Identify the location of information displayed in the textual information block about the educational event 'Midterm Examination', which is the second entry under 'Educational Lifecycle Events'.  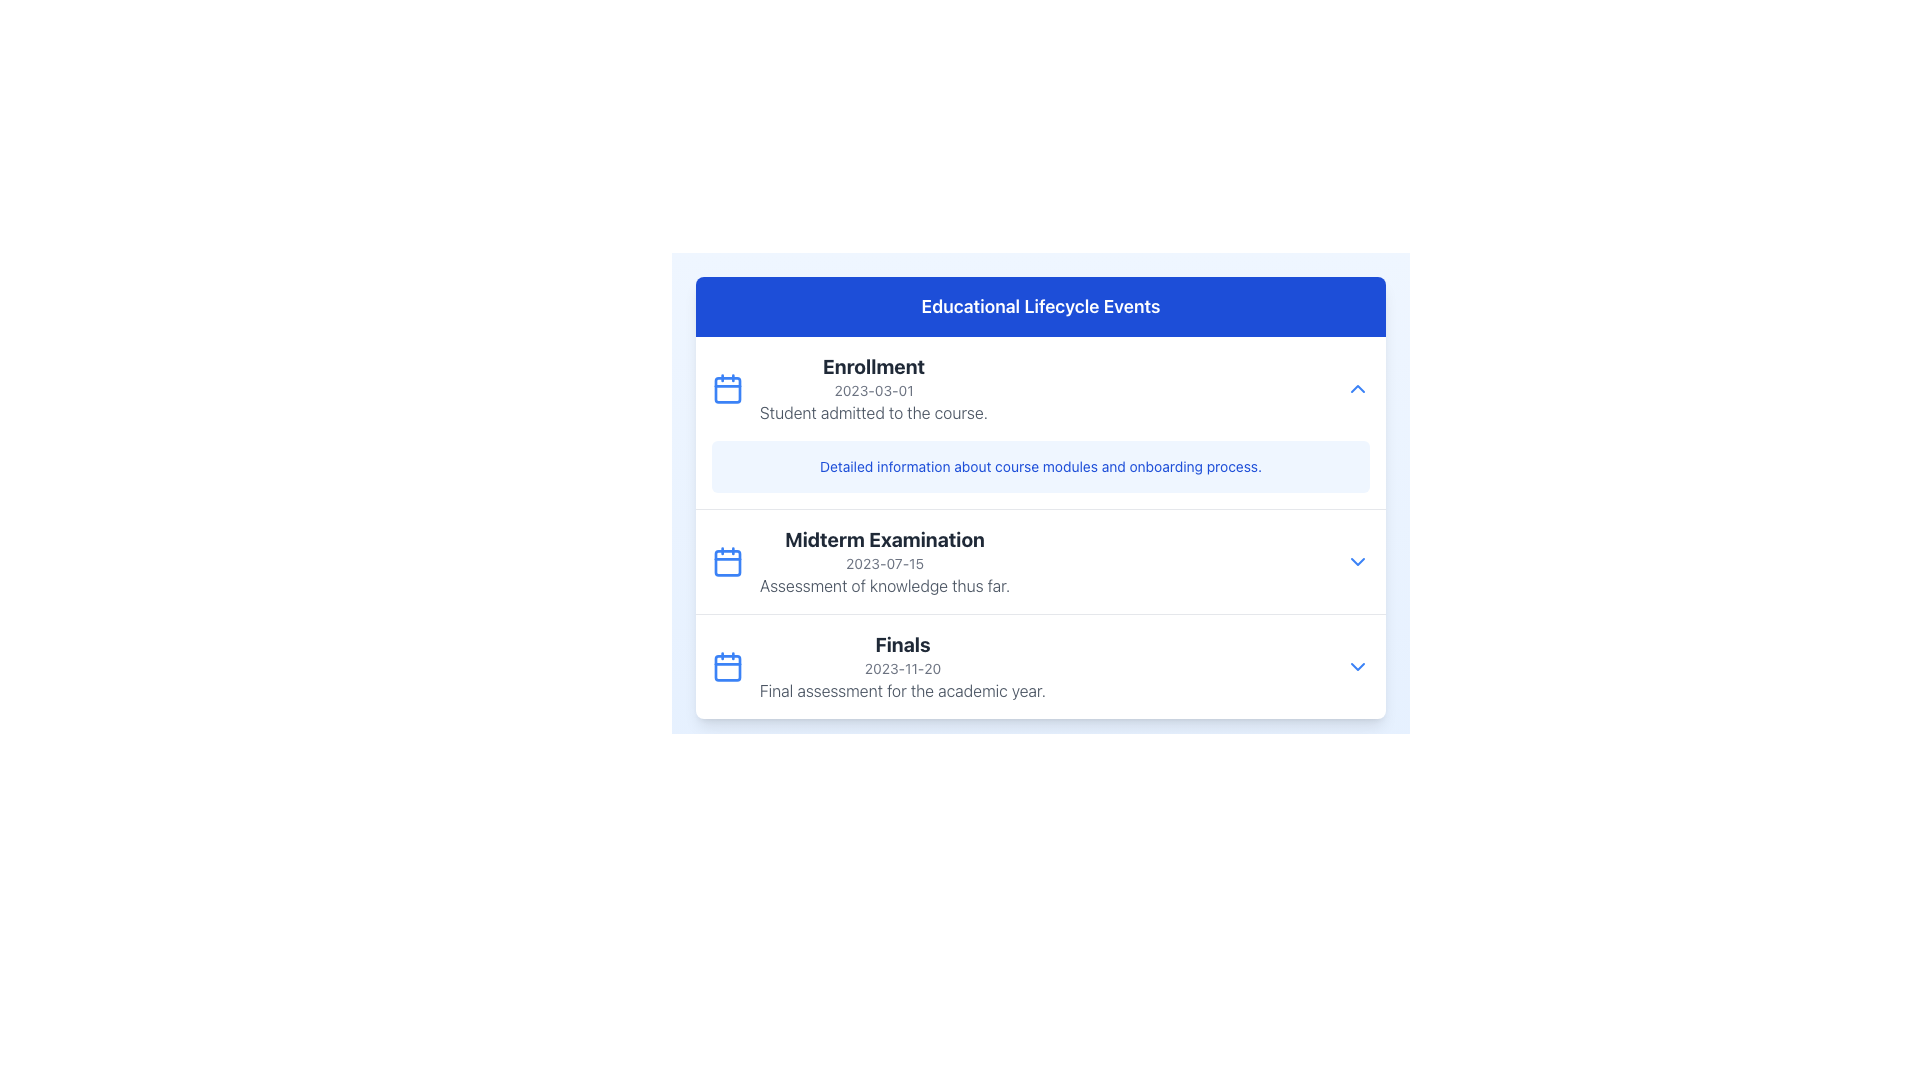
(884, 562).